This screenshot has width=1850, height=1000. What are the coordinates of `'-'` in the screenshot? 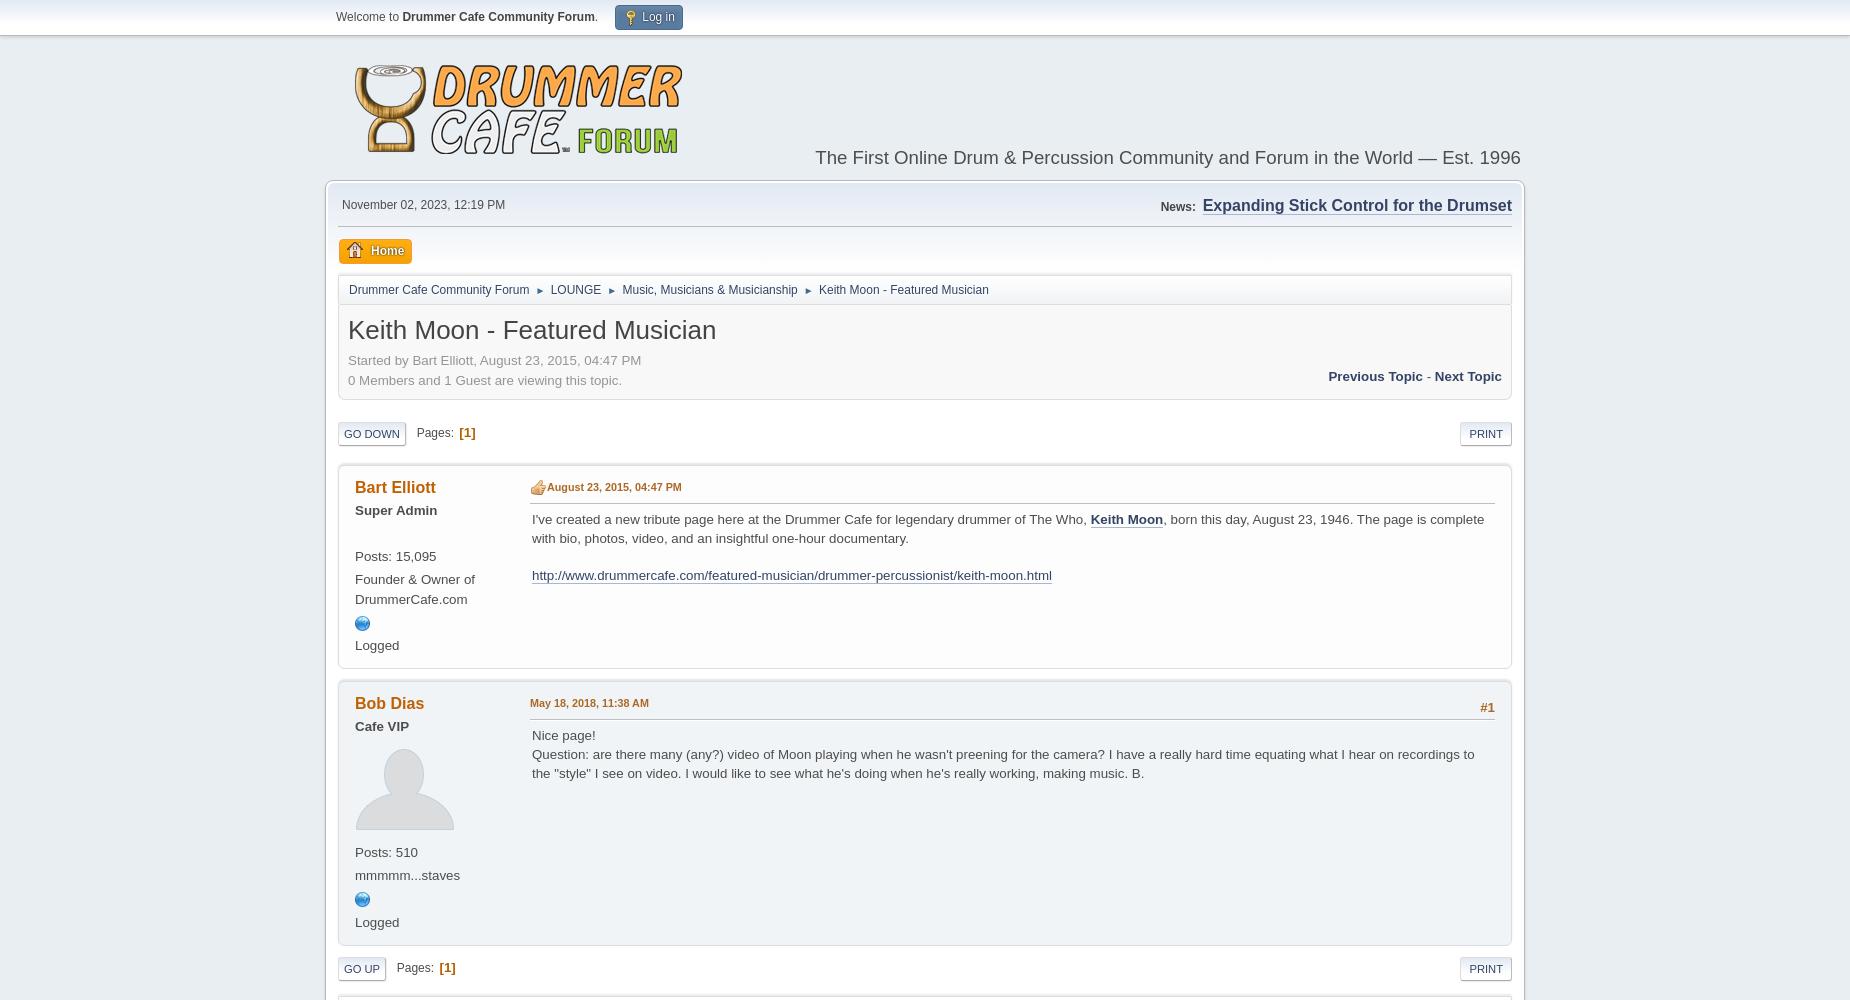 It's located at (1428, 375).